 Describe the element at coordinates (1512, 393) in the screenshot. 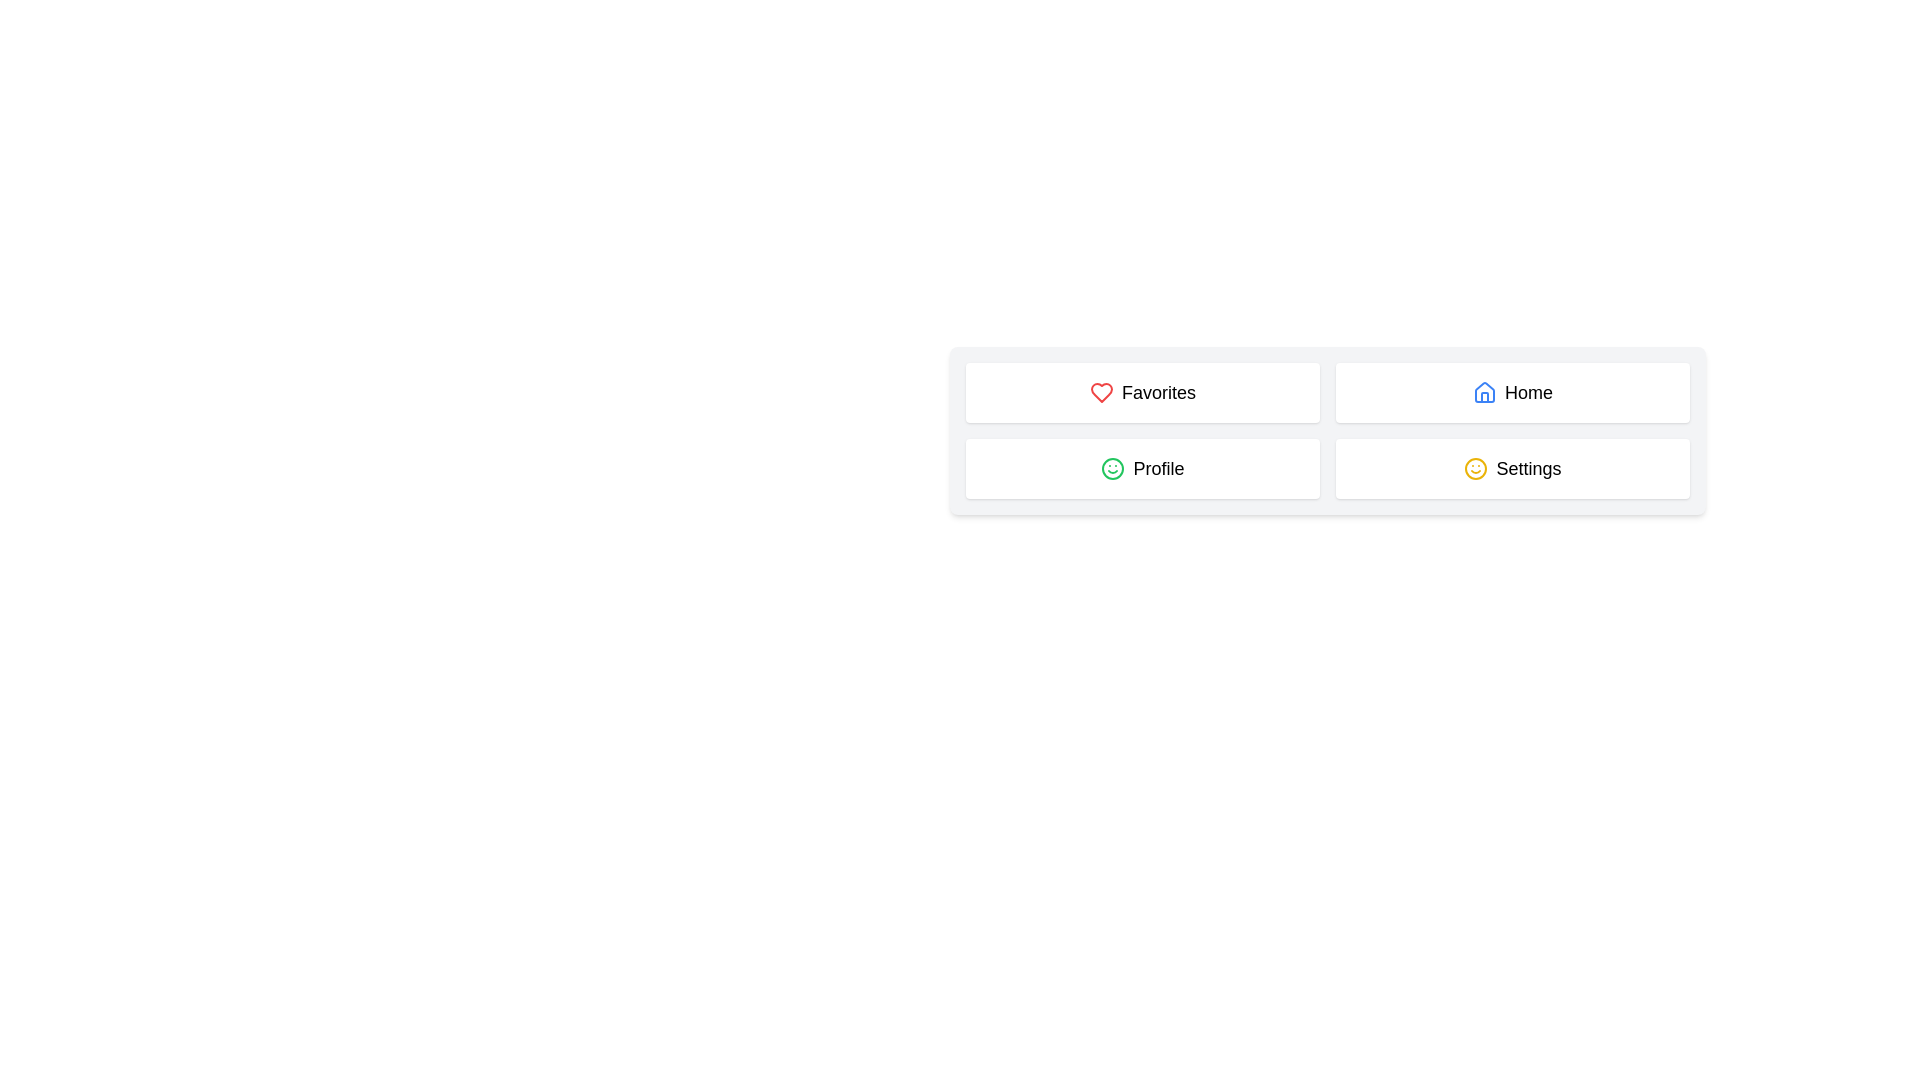

I see `the button labeled for navigating to the home page located in the top-right corner of the grid layout` at that location.